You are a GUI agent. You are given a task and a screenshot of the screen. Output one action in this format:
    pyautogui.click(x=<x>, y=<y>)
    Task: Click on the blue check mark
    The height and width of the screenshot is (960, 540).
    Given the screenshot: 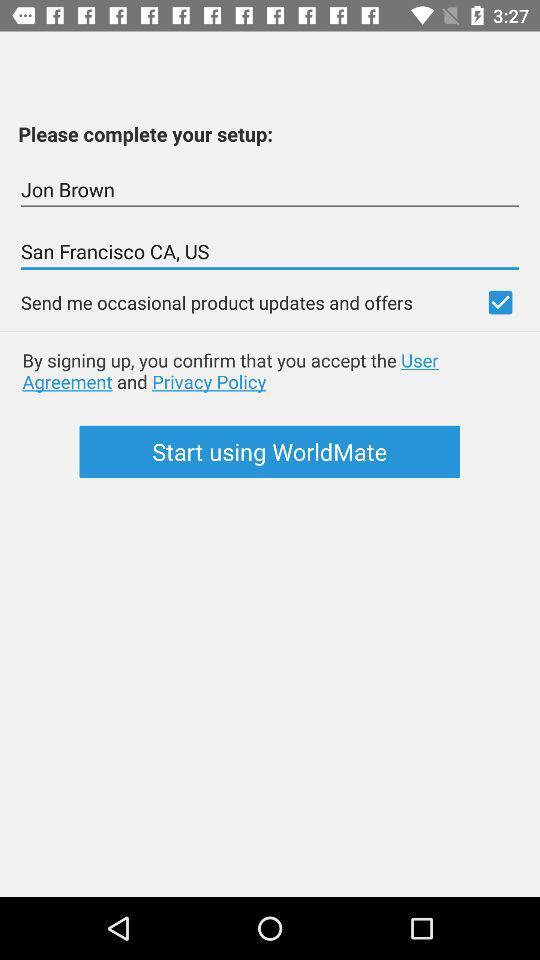 What is the action you would take?
    pyautogui.click(x=499, y=302)
    